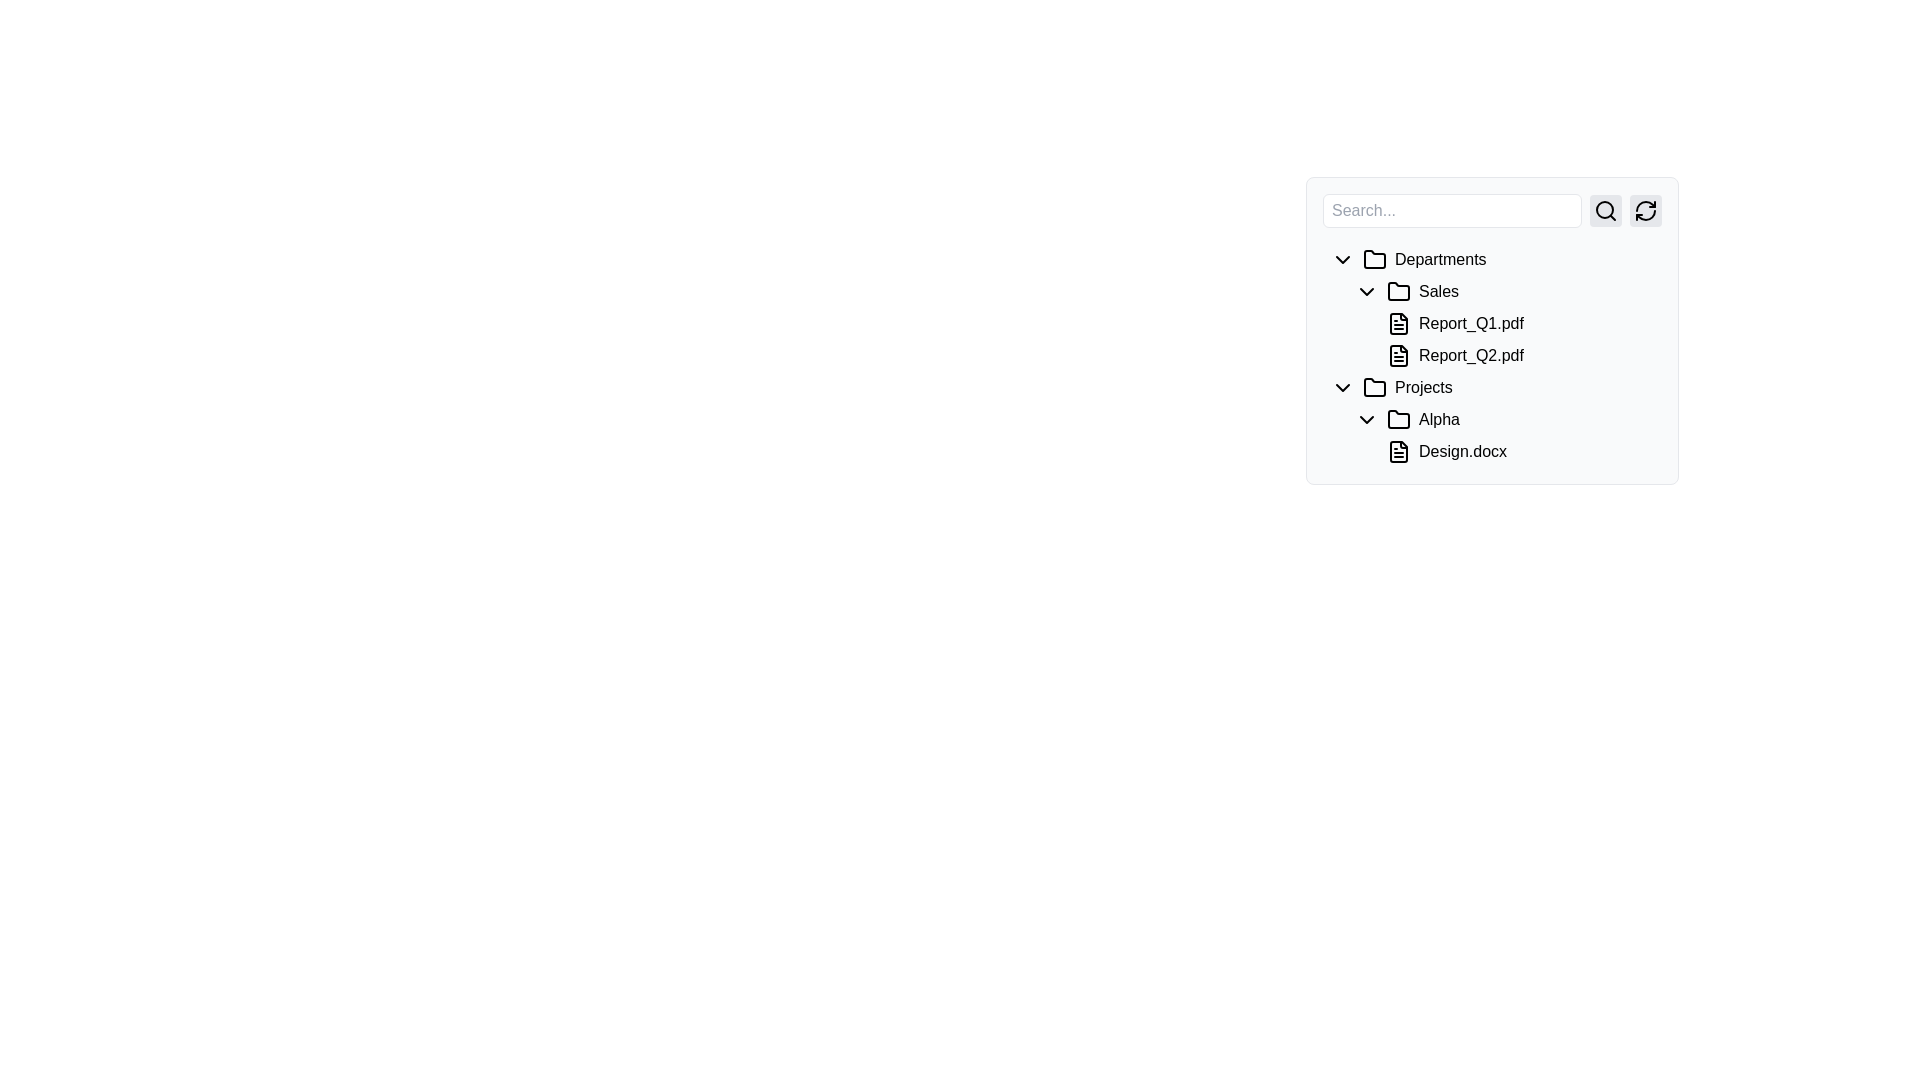 The height and width of the screenshot is (1080, 1920). Describe the element at coordinates (1397, 292) in the screenshot. I see `the compact folder icon with a black outline located next to the 'Sales' label` at that location.